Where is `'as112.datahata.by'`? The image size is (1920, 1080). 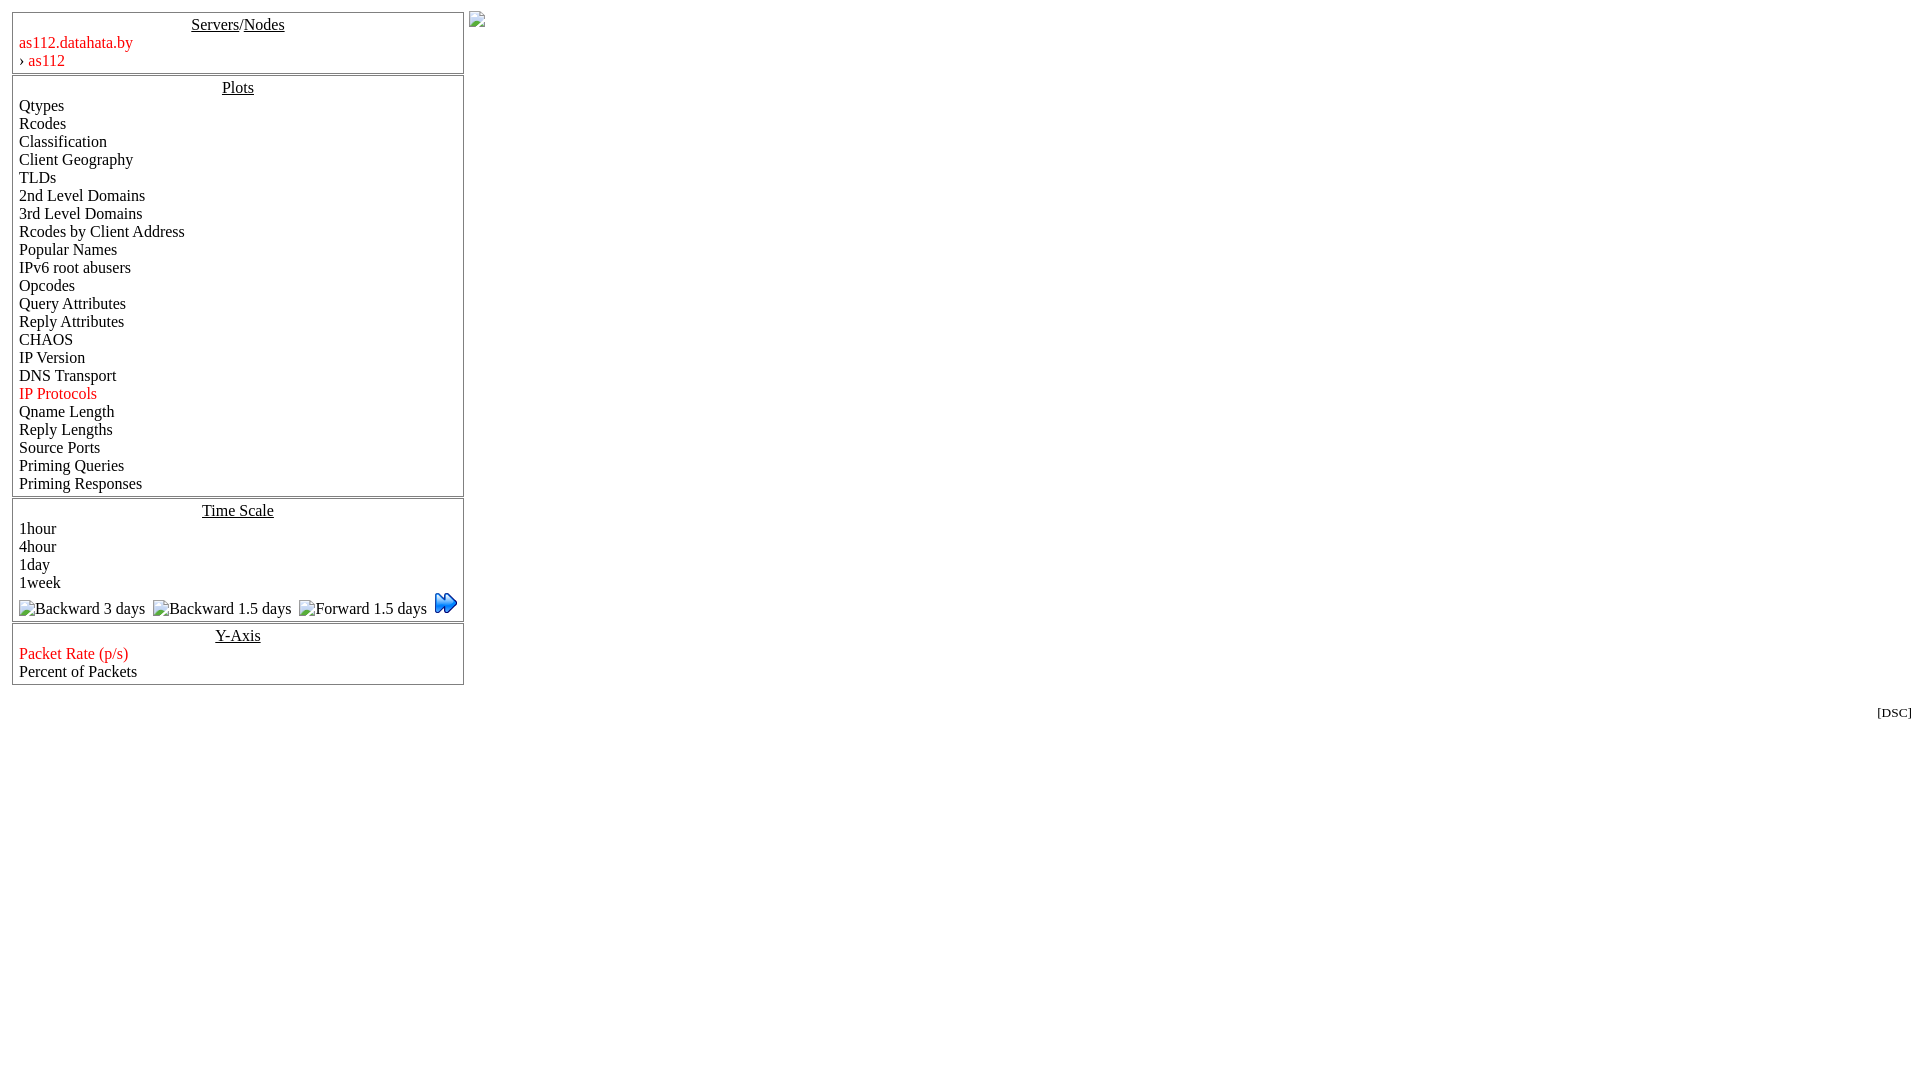
'as112.datahata.by' is located at coordinates (76, 42).